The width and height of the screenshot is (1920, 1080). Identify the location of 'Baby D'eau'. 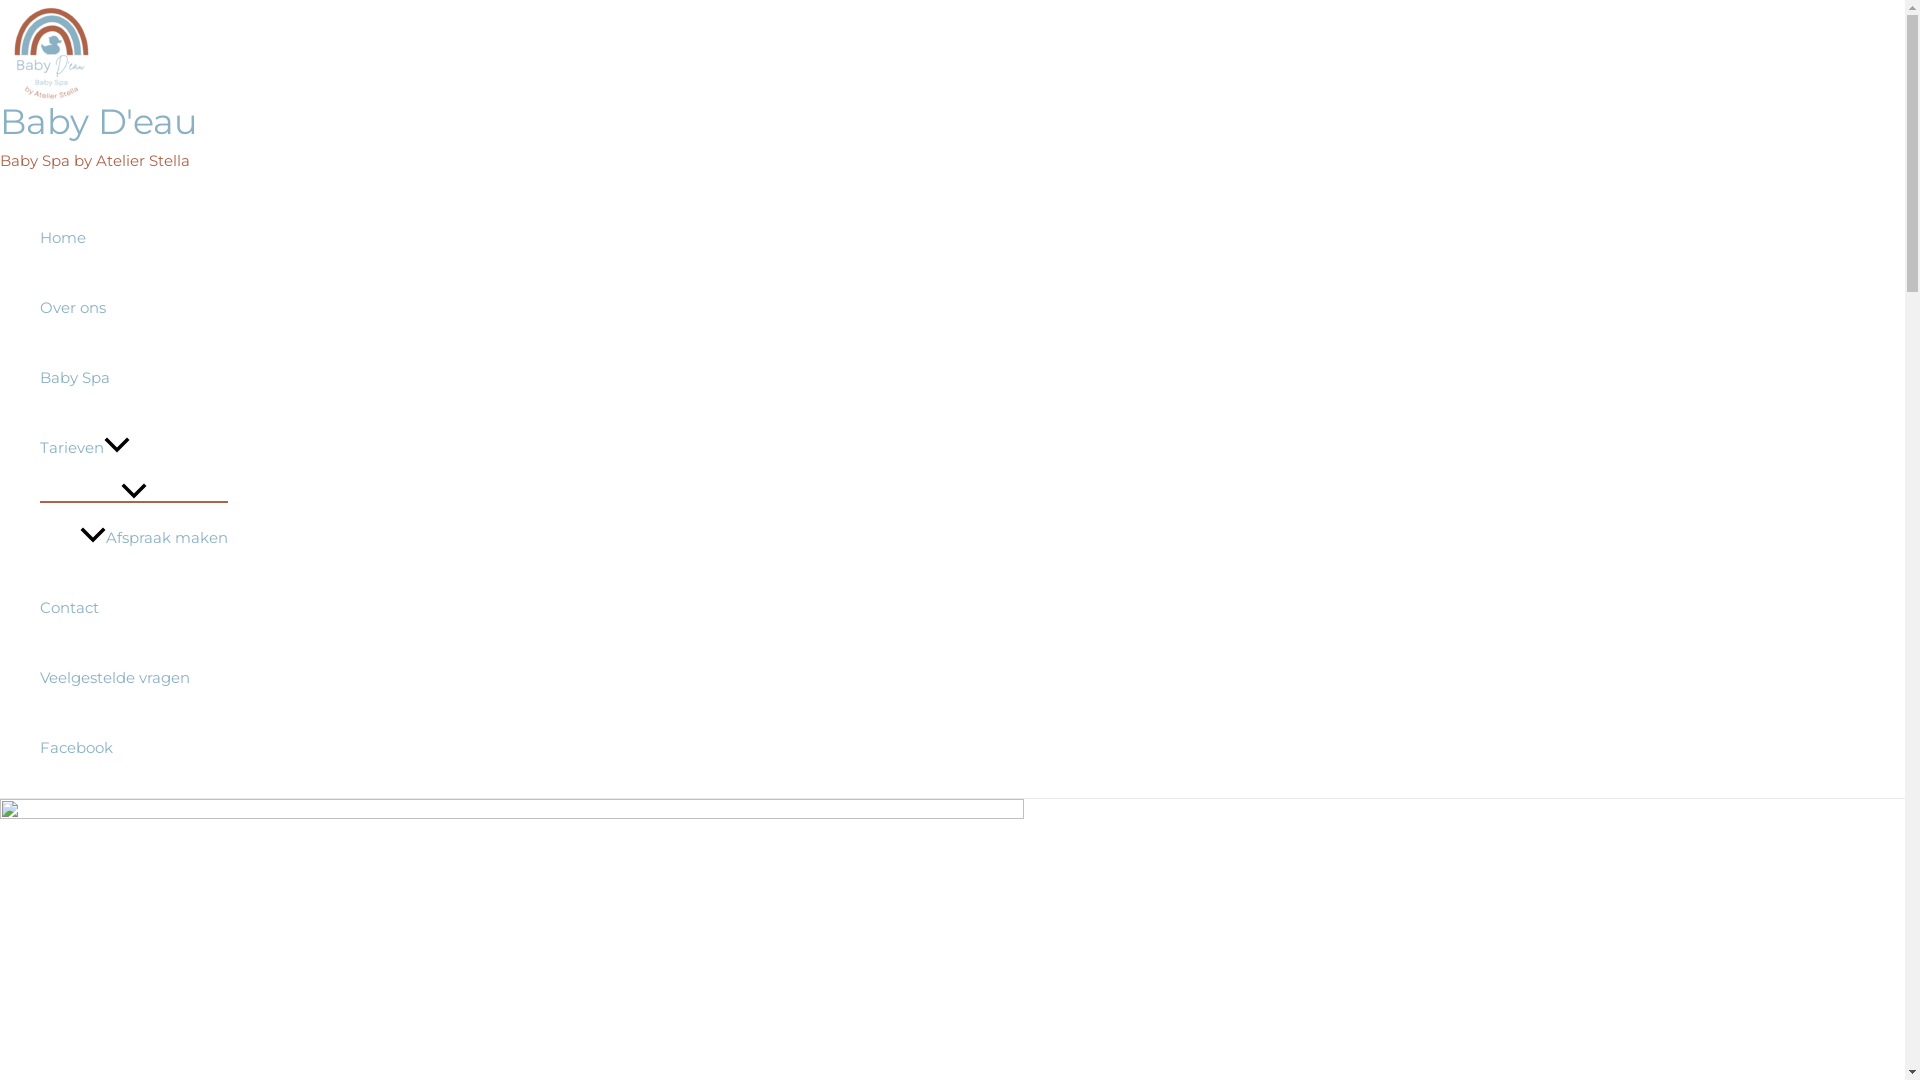
(98, 121).